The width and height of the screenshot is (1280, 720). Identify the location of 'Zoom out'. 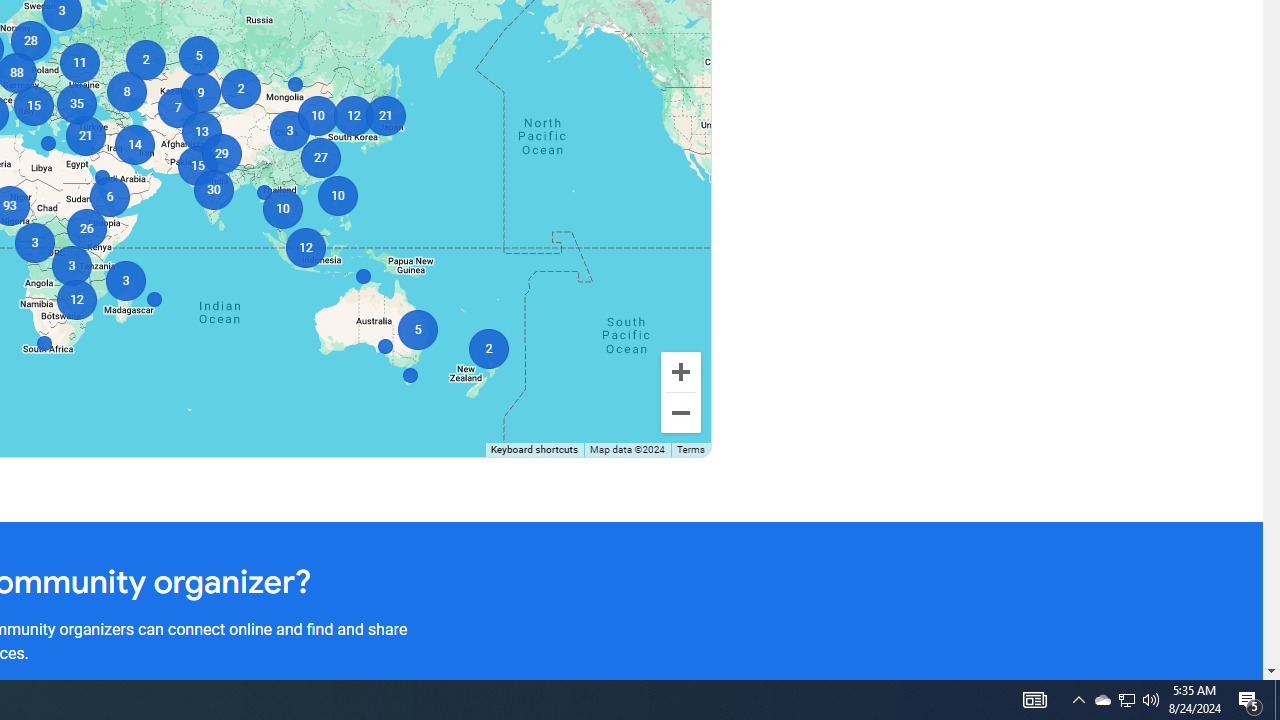
(680, 411).